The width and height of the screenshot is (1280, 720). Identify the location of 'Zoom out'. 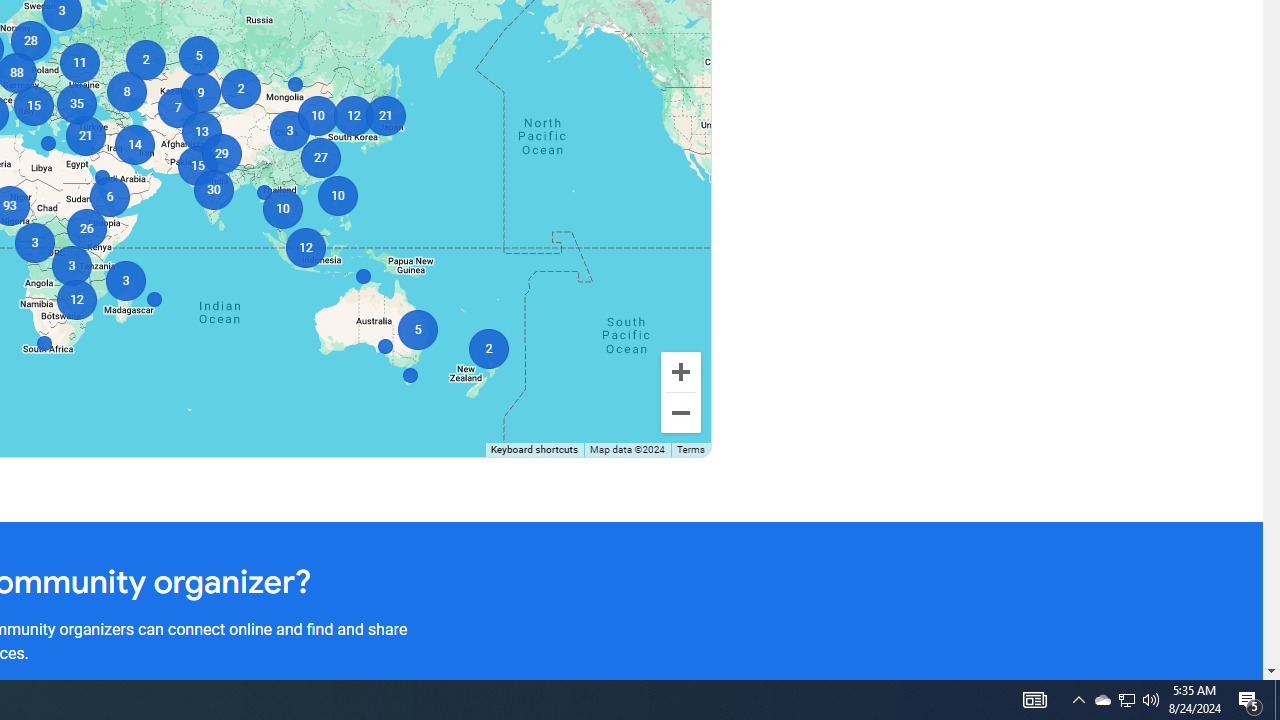
(680, 411).